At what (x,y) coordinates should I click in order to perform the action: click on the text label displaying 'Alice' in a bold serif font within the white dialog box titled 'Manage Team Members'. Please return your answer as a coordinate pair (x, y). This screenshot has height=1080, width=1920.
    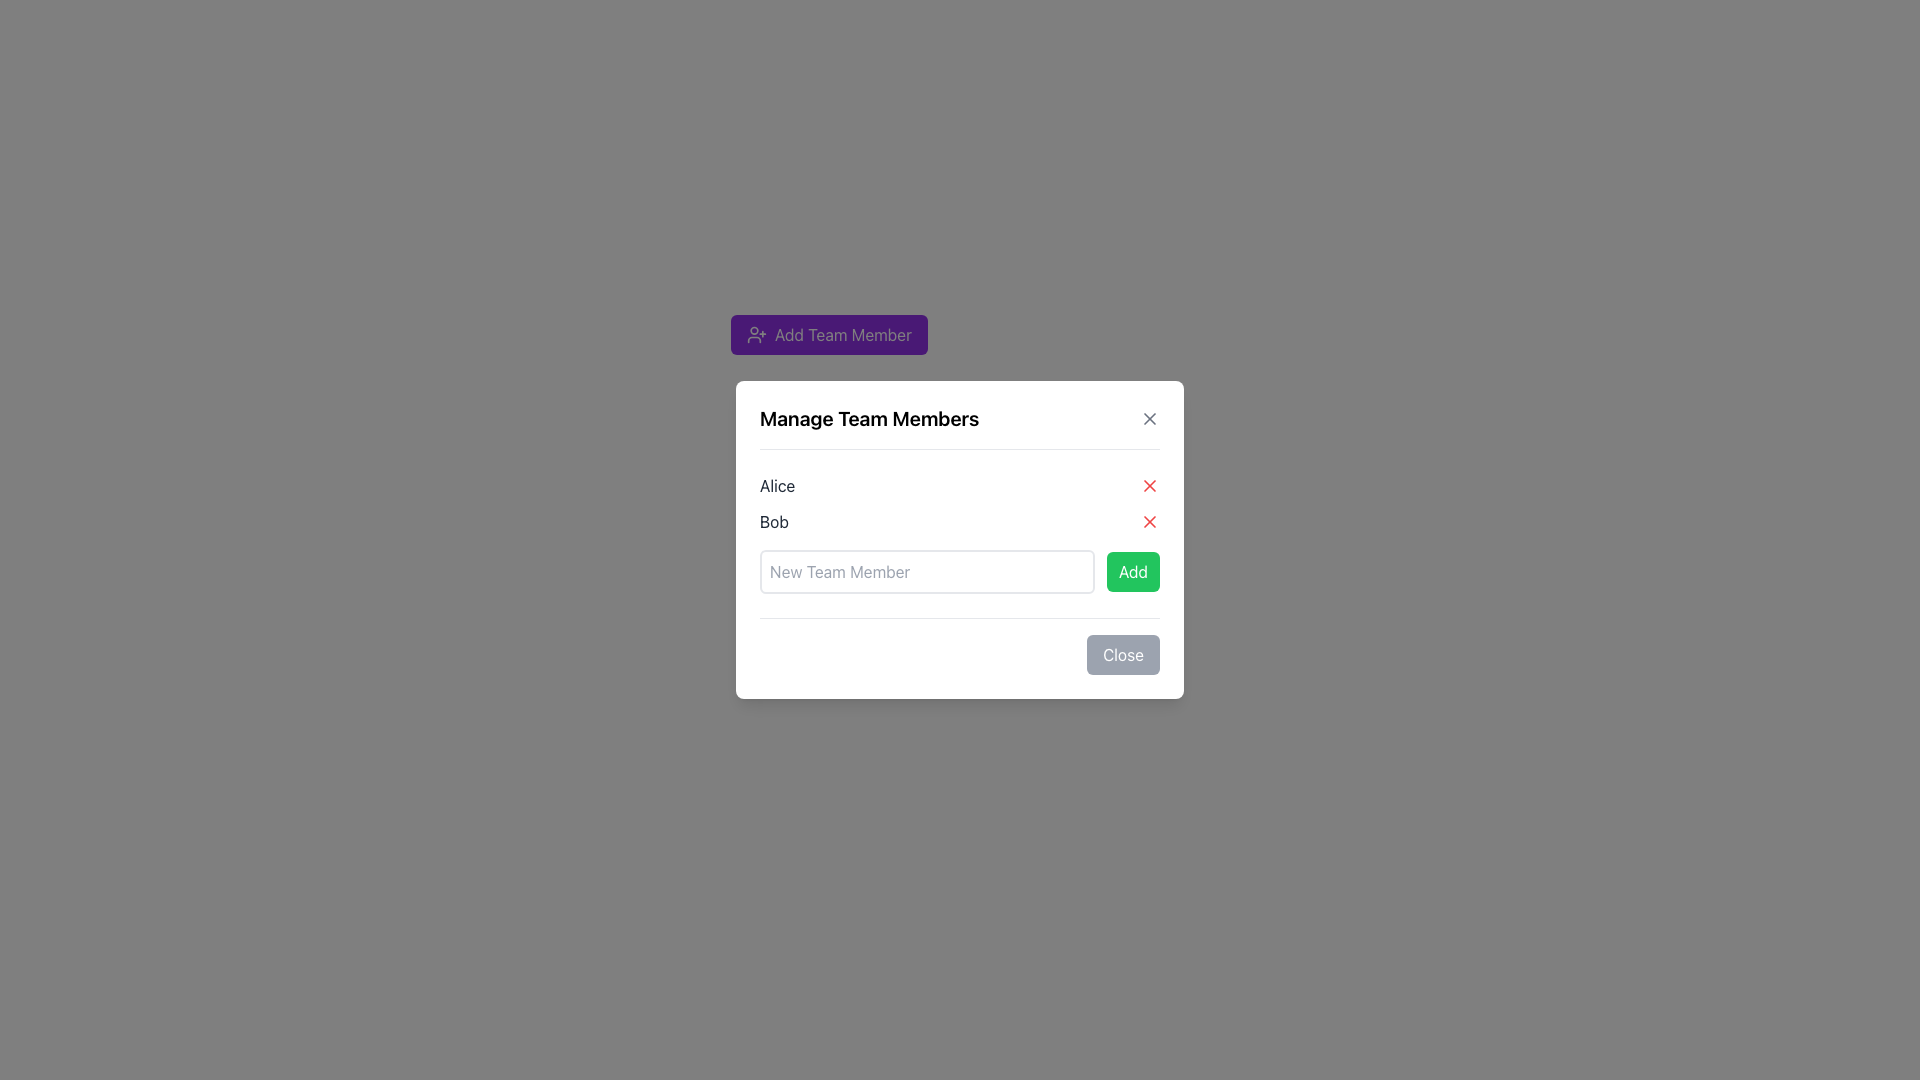
    Looking at the image, I should click on (776, 486).